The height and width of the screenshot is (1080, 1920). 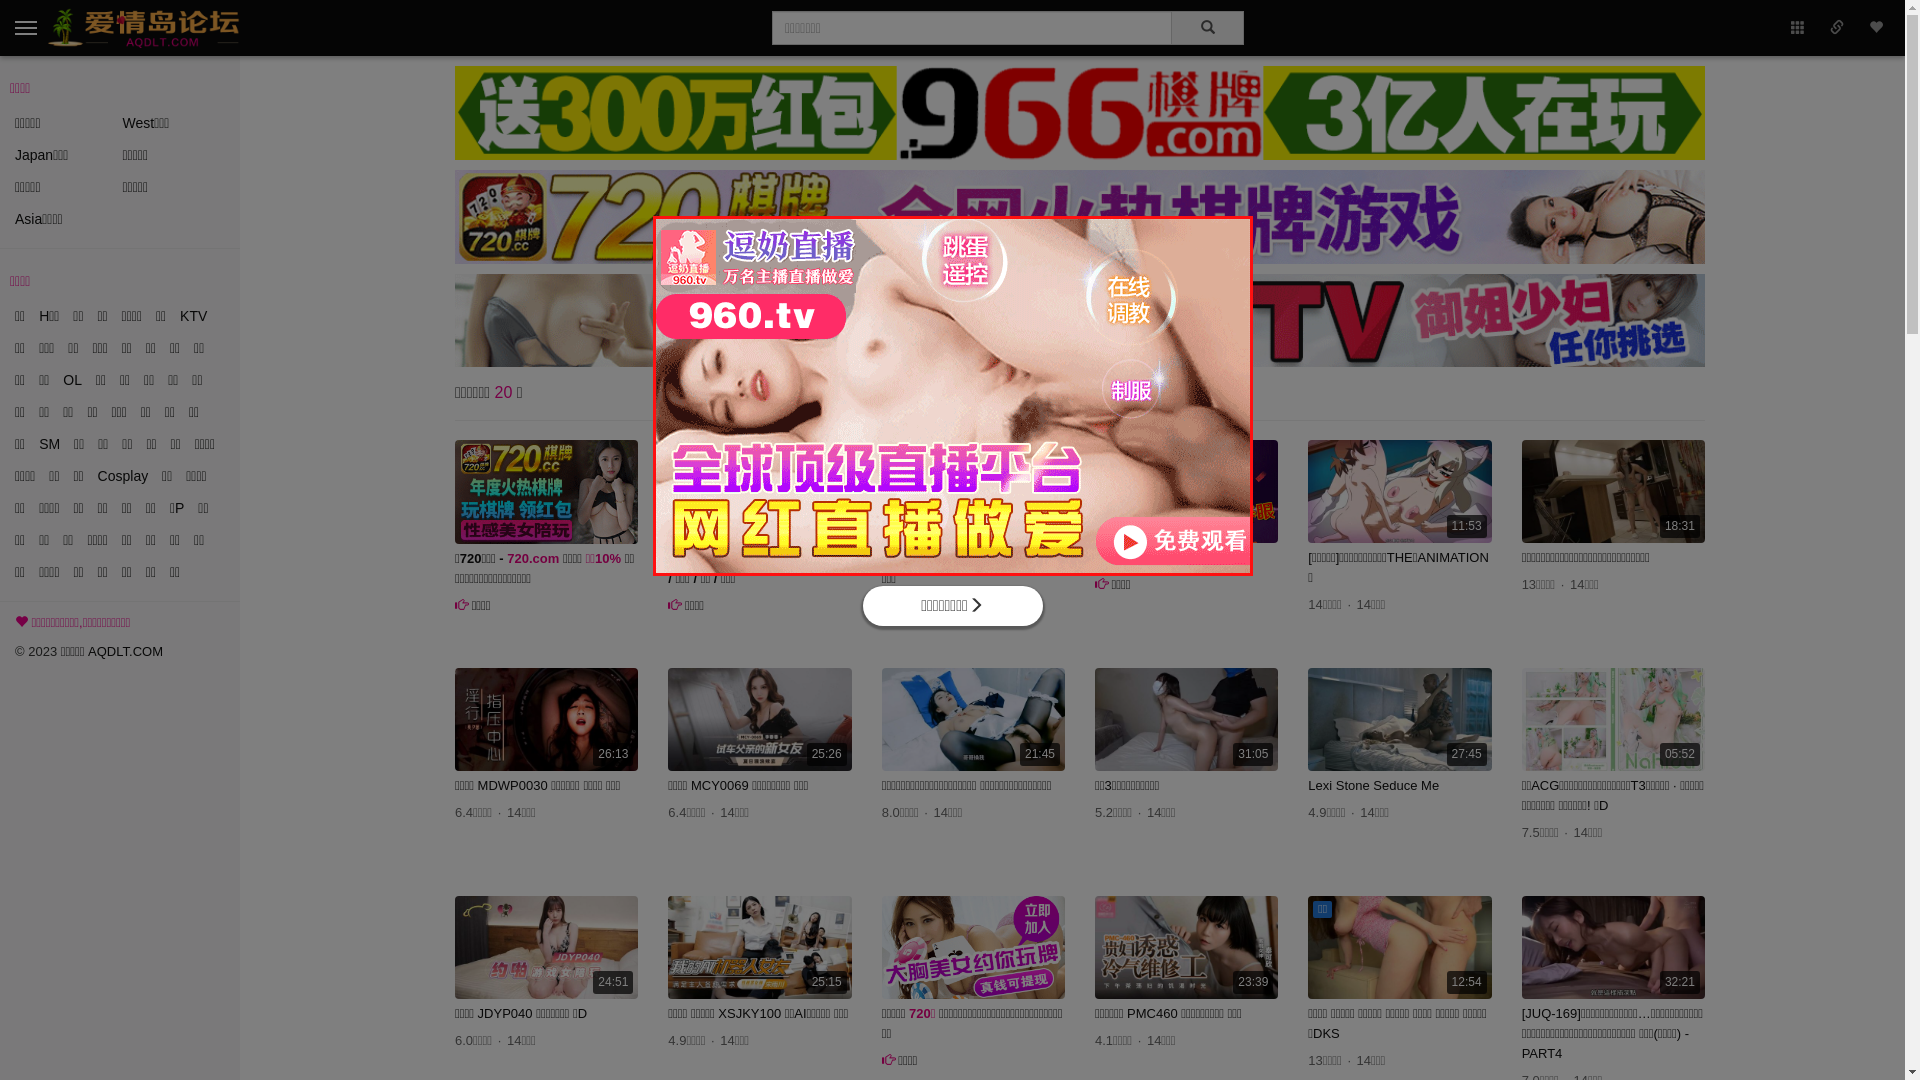 I want to click on '05:52', so click(x=1520, y=718).